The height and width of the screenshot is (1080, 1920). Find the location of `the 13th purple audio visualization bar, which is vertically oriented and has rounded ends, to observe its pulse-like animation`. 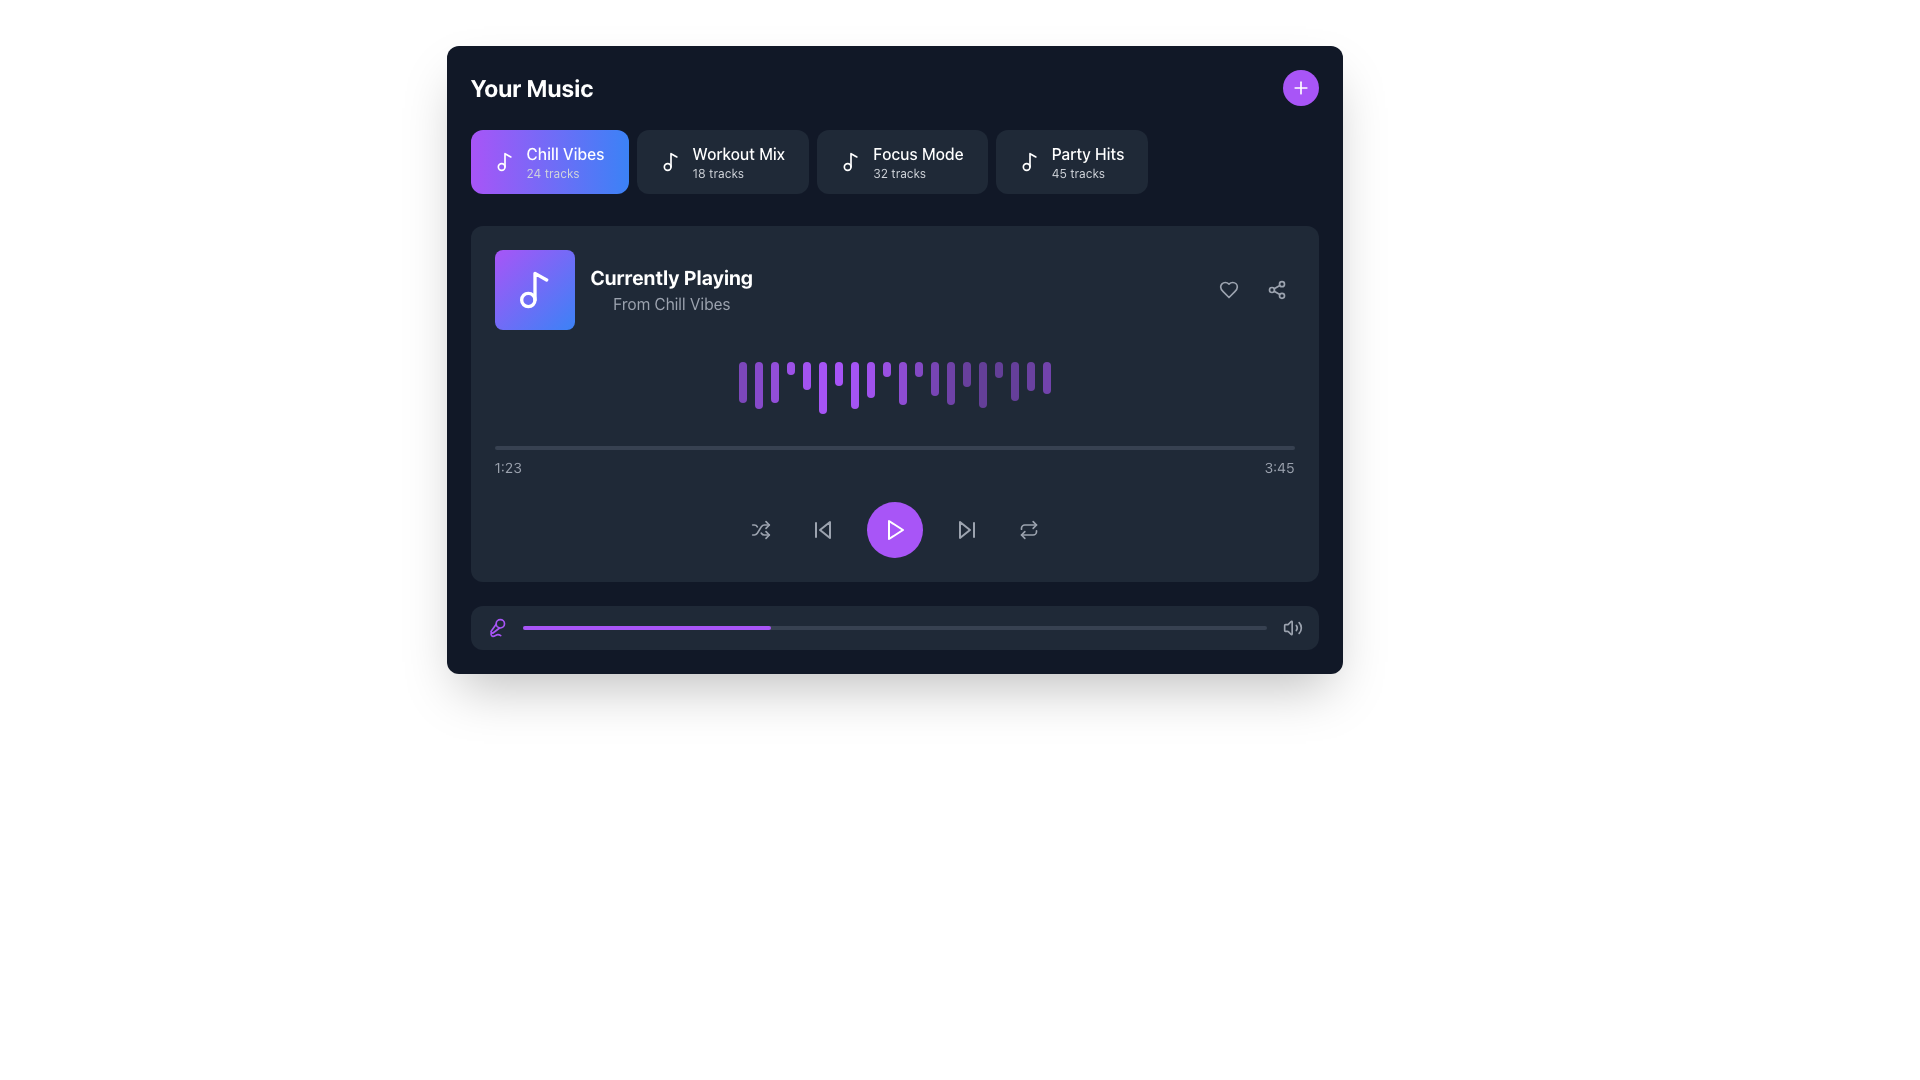

the 13th purple audio visualization bar, which is vertically oriented and has rounded ends, to observe its pulse-like animation is located at coordinates (933, 379).